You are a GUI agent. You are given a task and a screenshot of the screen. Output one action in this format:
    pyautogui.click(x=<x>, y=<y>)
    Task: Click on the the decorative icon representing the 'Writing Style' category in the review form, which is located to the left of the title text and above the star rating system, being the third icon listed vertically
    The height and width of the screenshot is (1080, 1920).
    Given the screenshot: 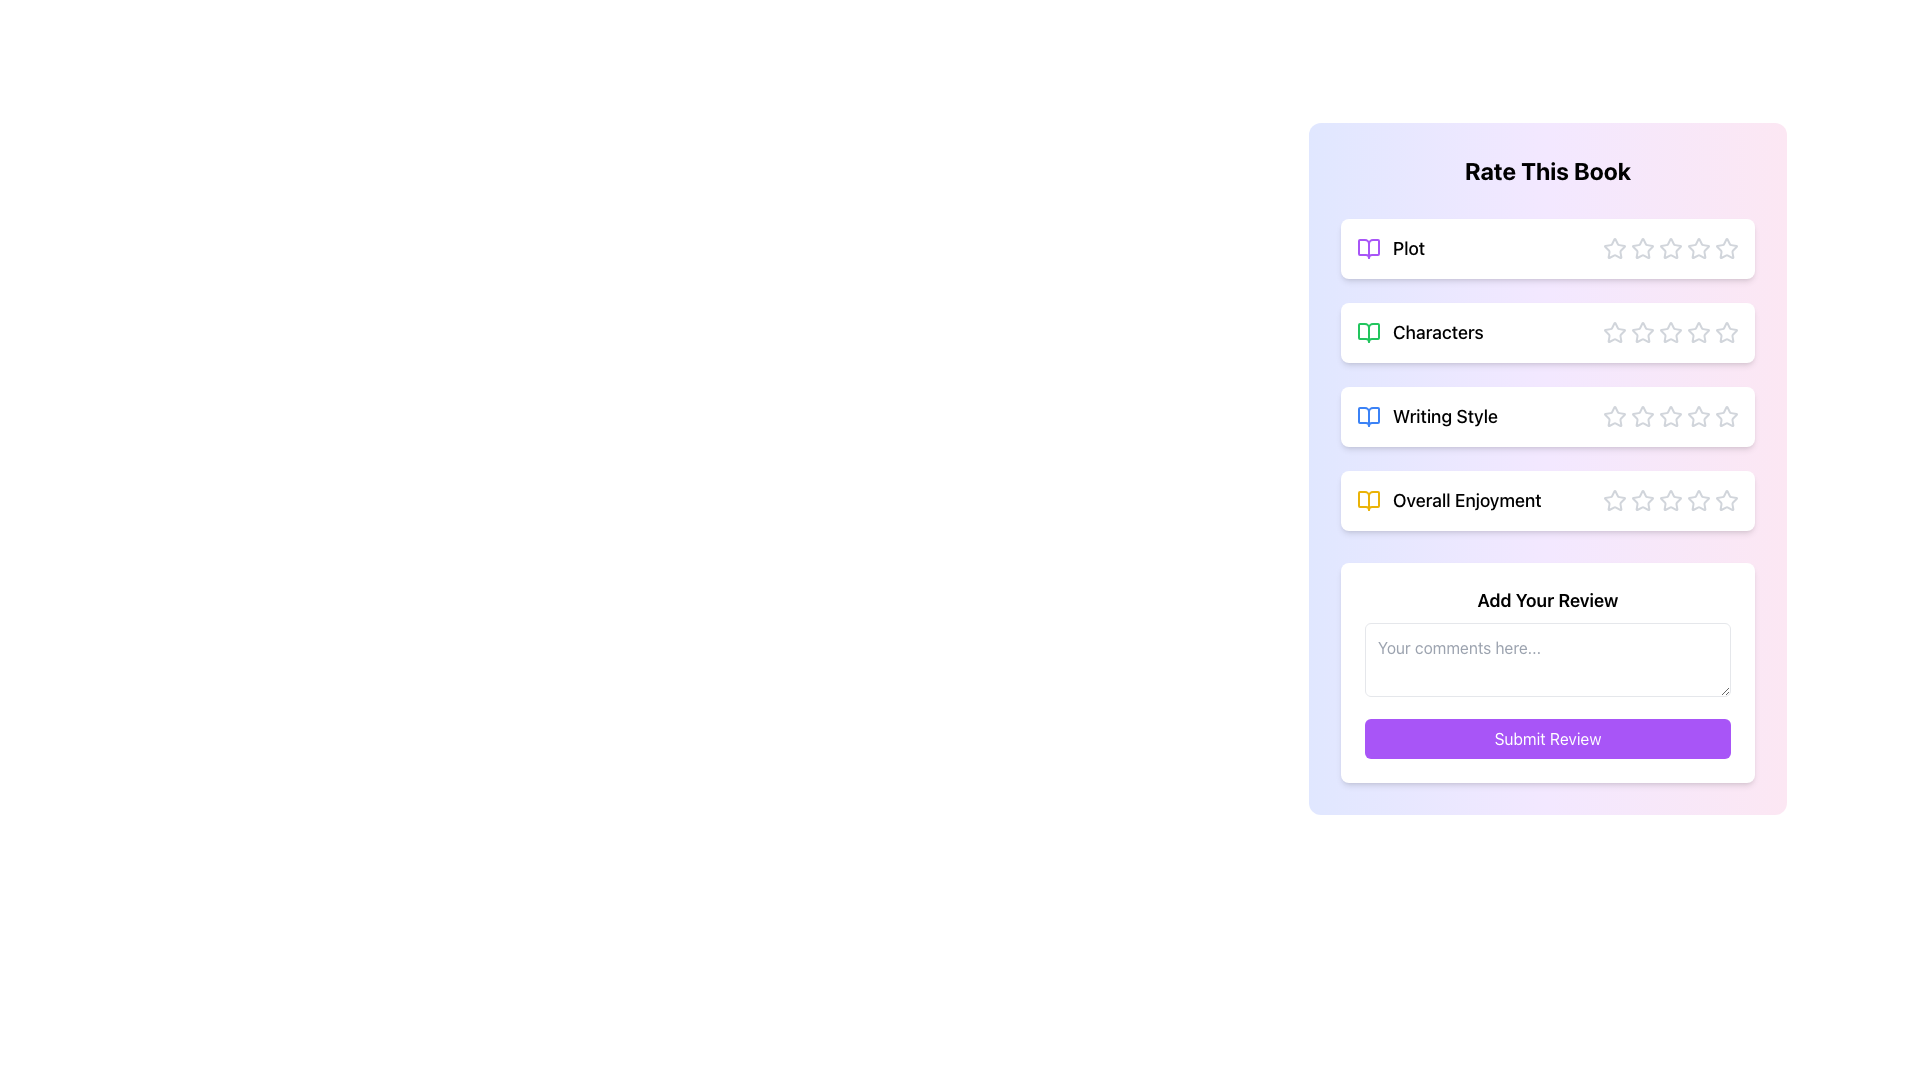 What is the action you would take?
    pyautogui.click(x=1367, y=415)
    